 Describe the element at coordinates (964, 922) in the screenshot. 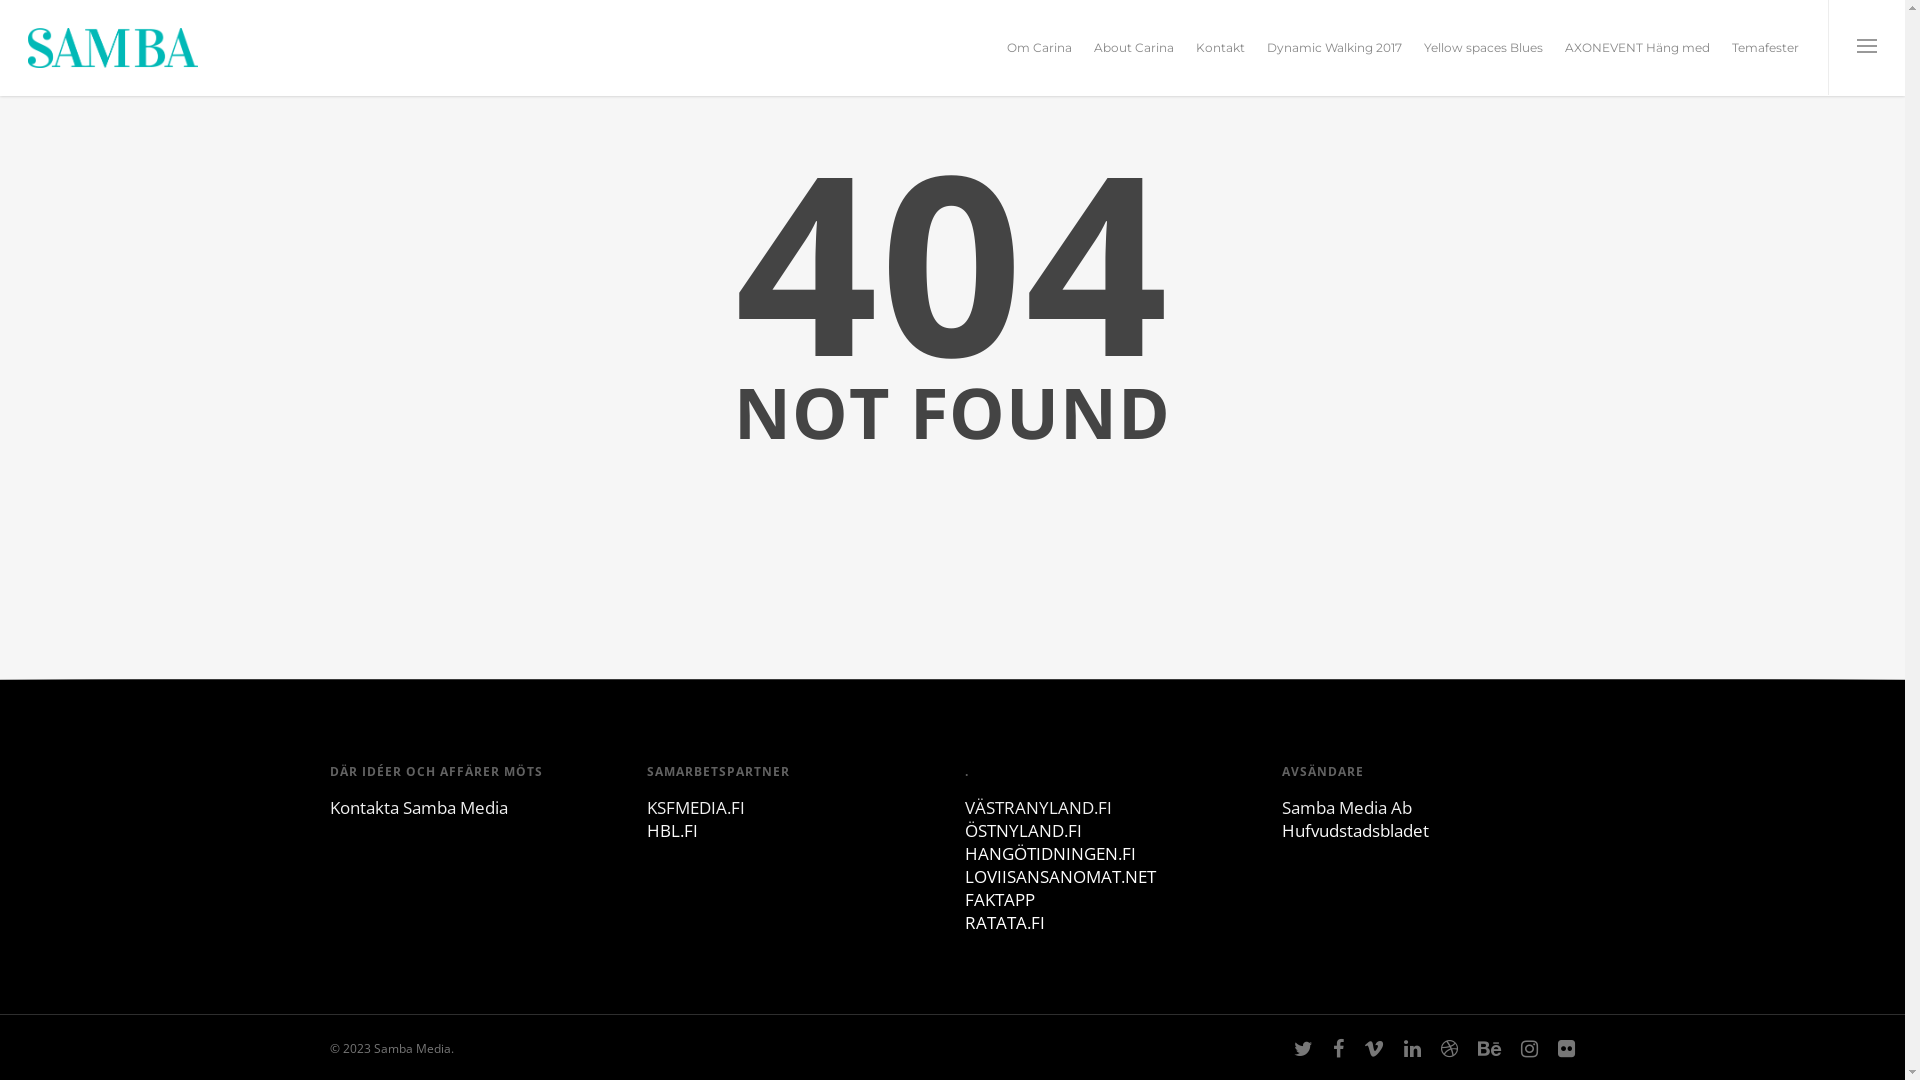

I see `'RATATA.FI'` at that location.